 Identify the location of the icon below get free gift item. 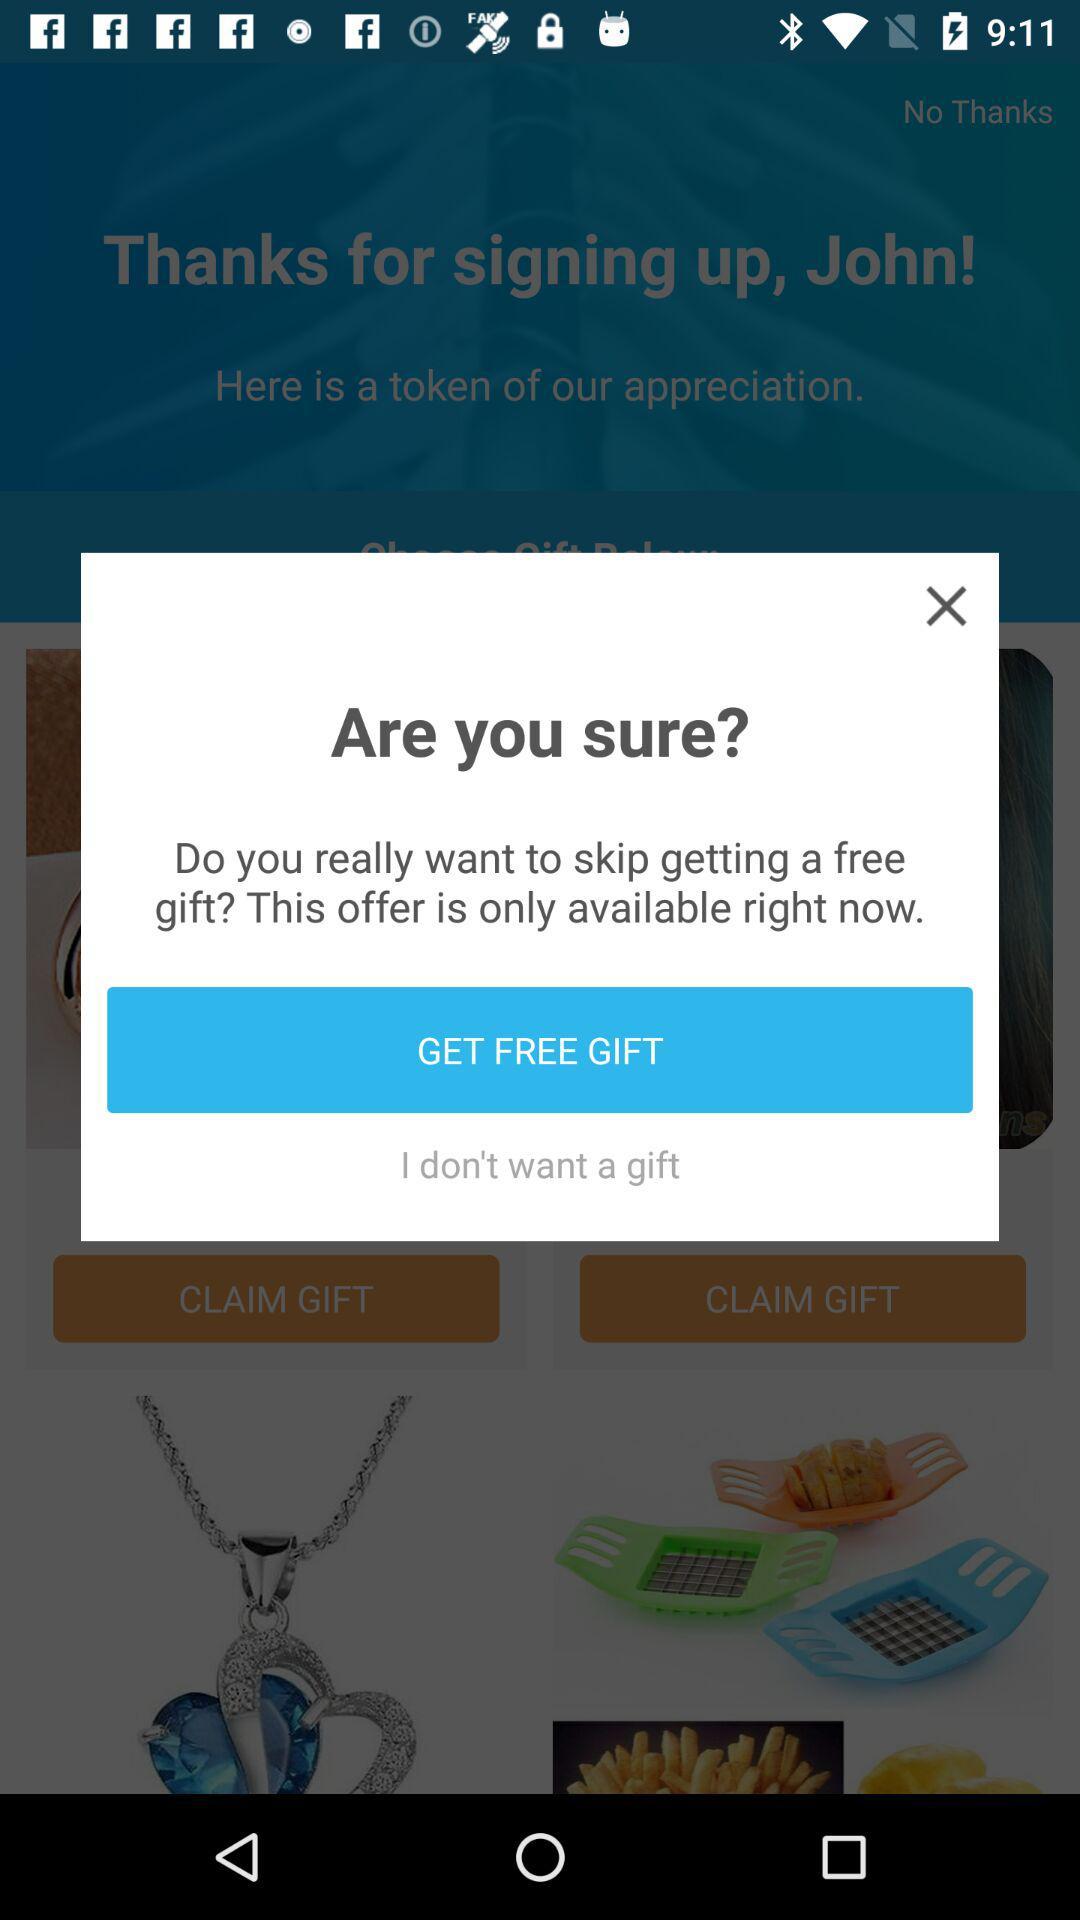
(540, 1163).